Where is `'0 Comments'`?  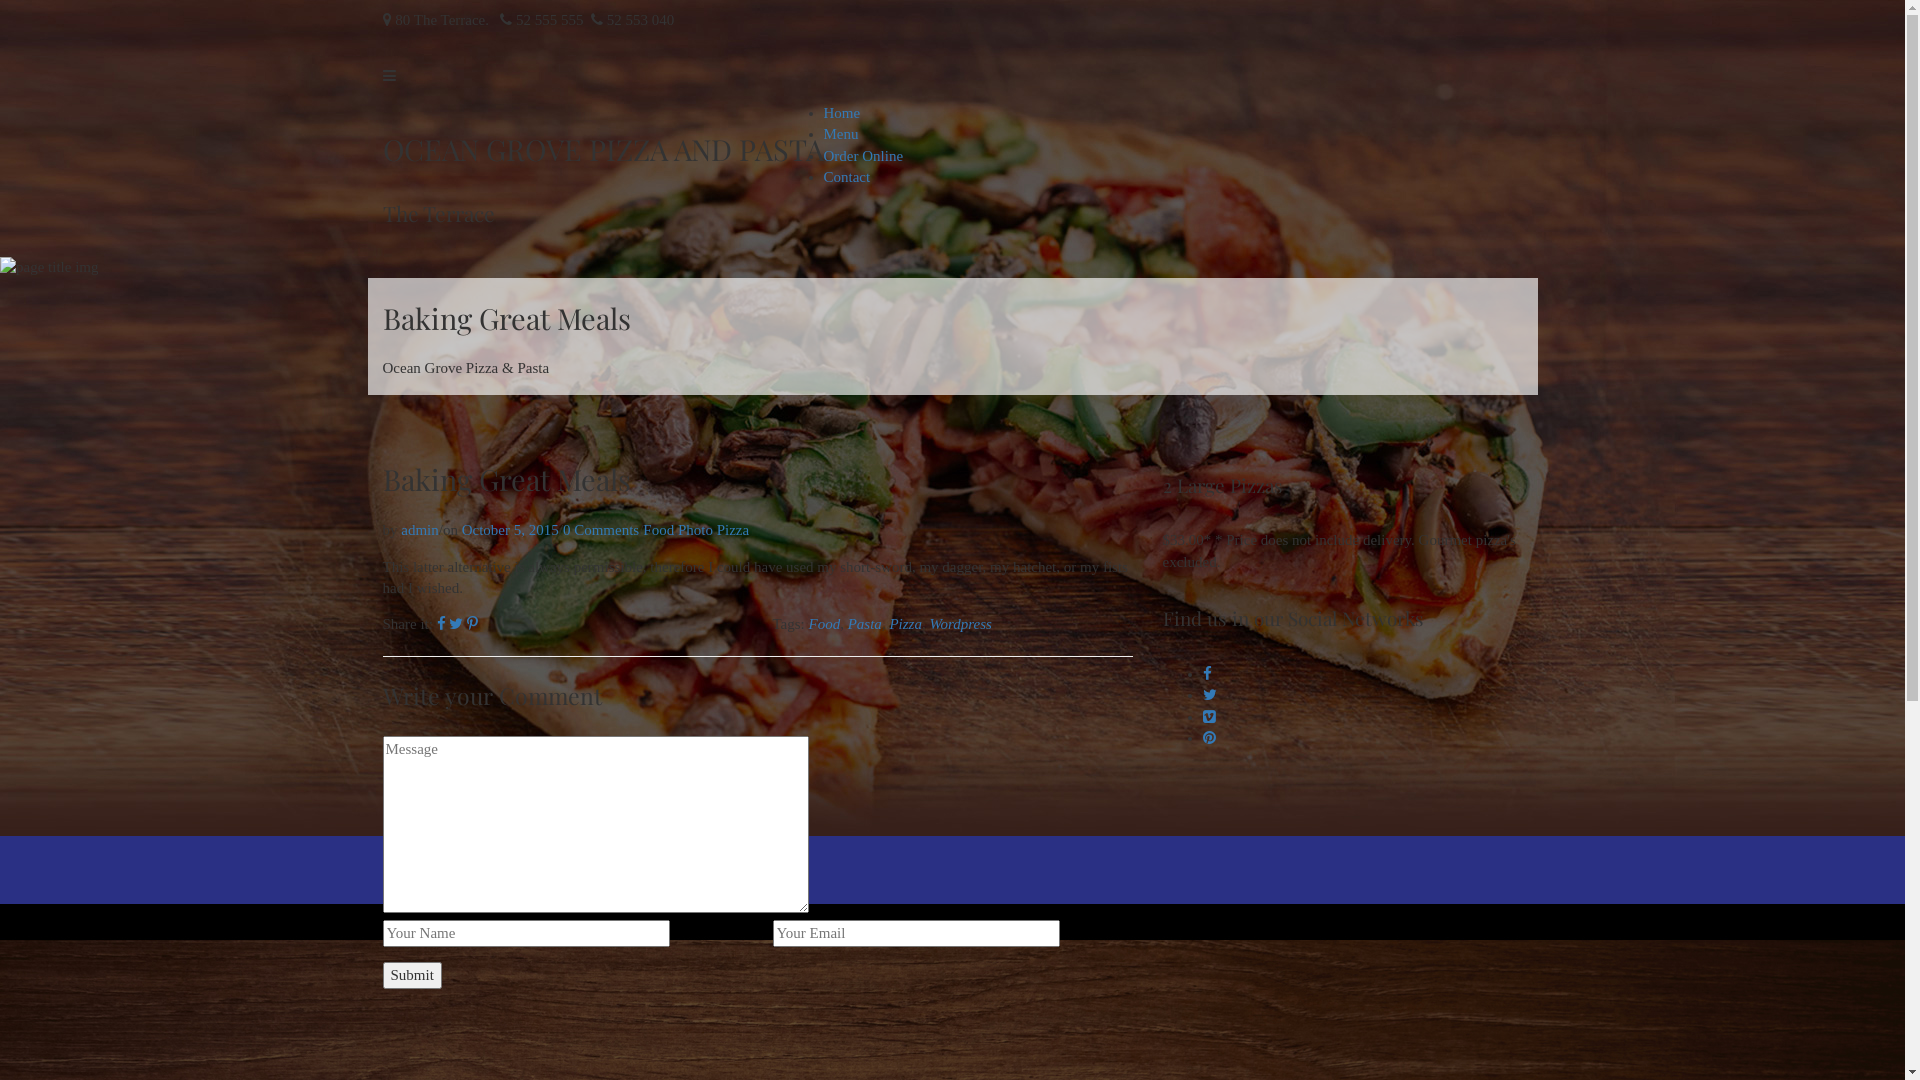
'0 Comments' is located at coordinates (599, 528).